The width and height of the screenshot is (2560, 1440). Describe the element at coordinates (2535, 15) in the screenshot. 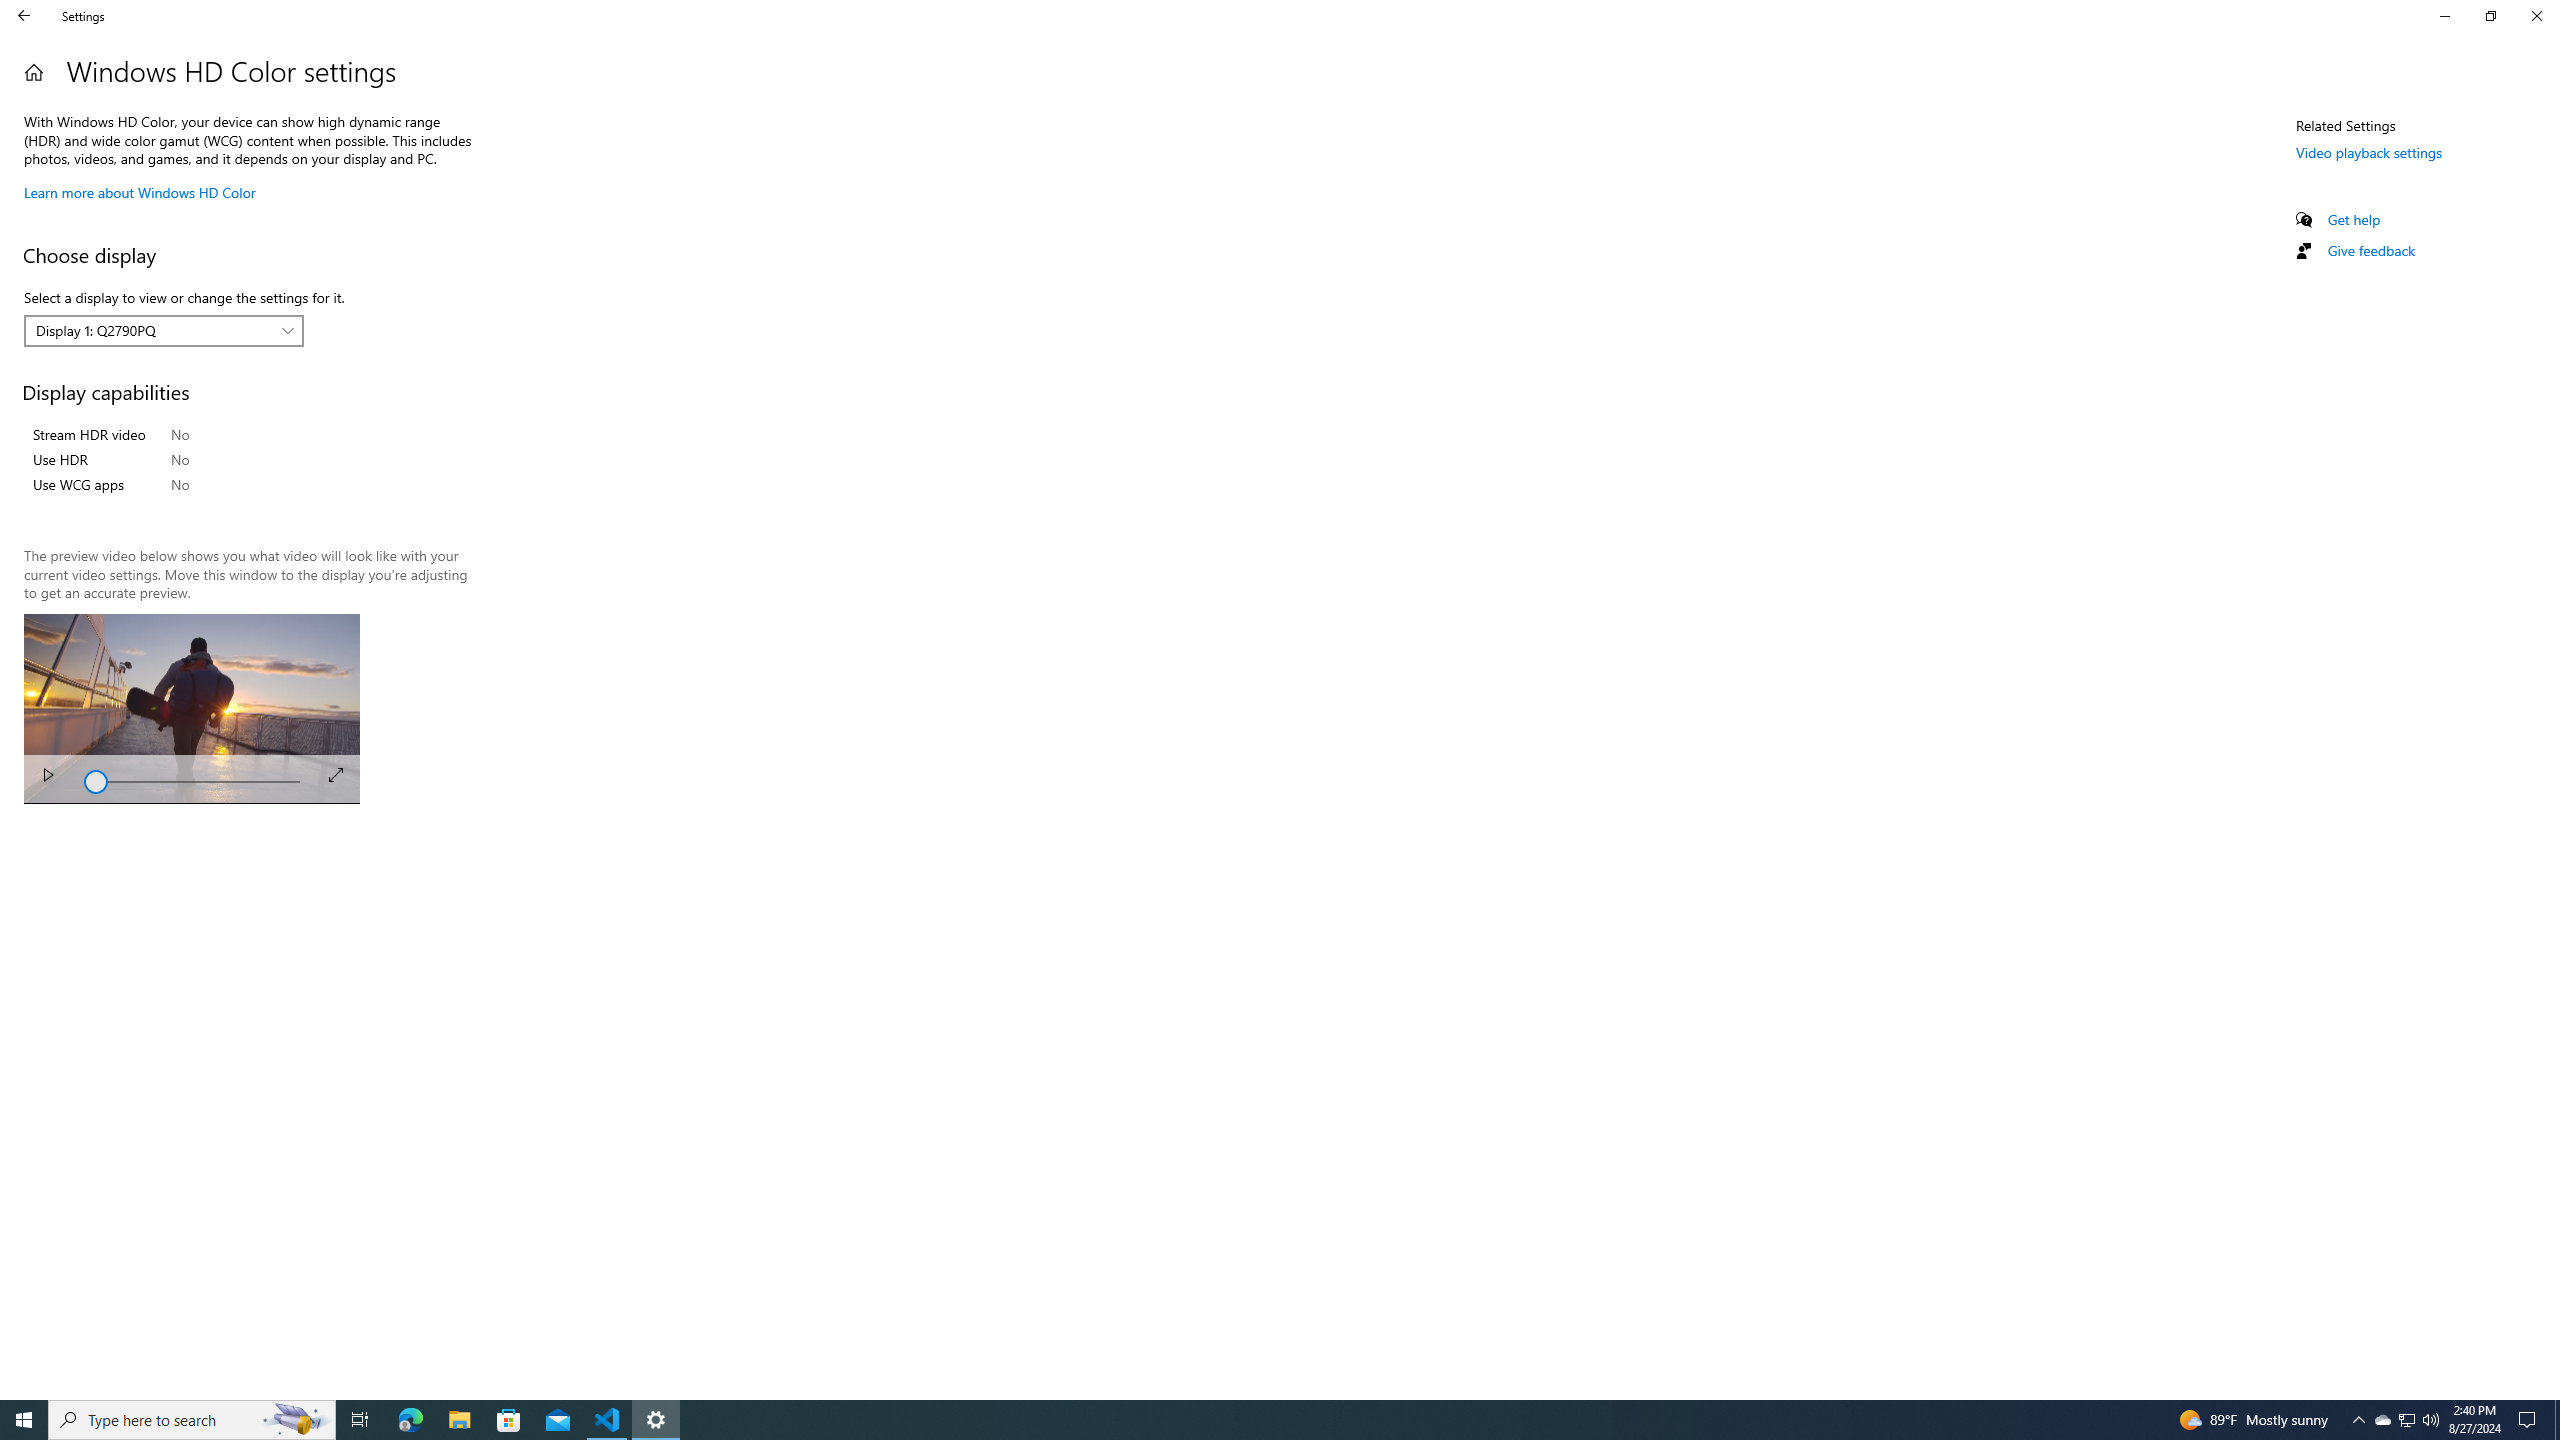

I see `'Close Settings'` at that location.